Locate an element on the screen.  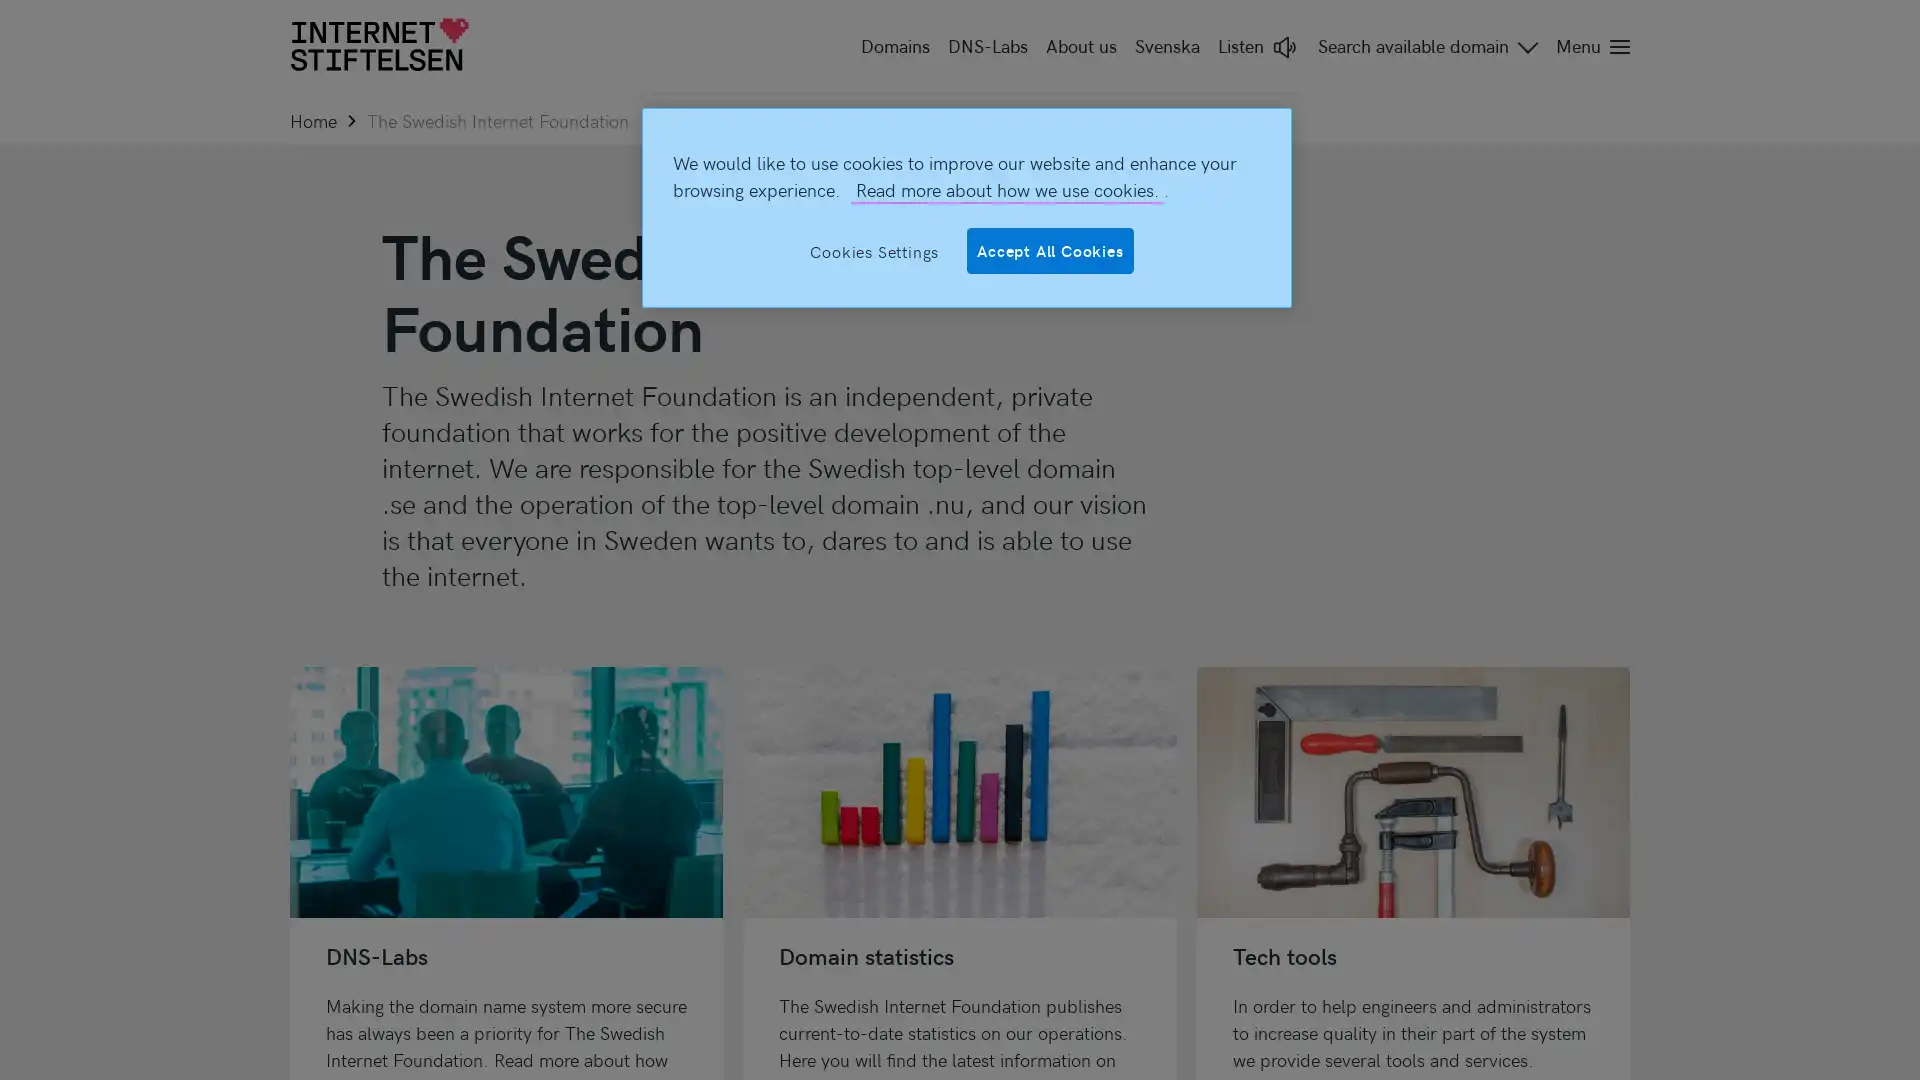
Cookies Settings is located at coordinates (874, 249).